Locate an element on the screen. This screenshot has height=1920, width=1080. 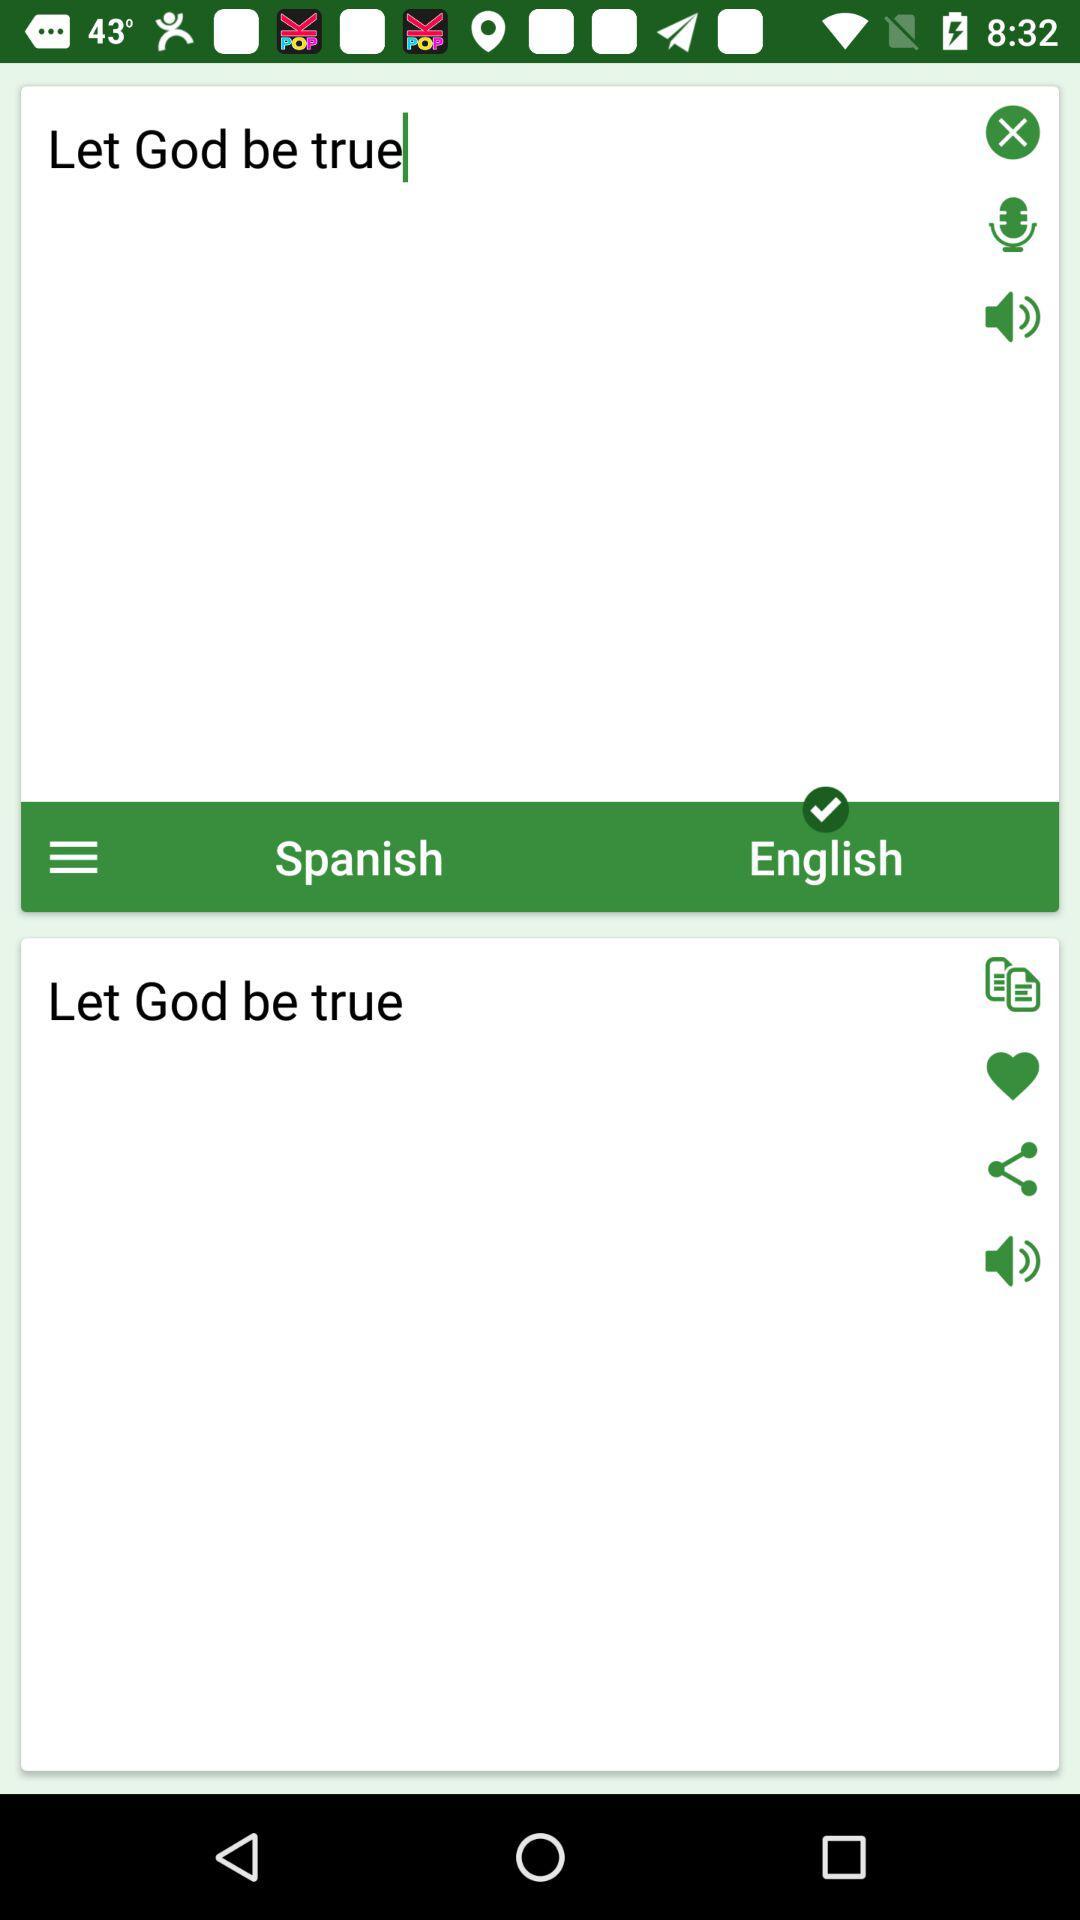
menu is located at coordinates (72, 856).